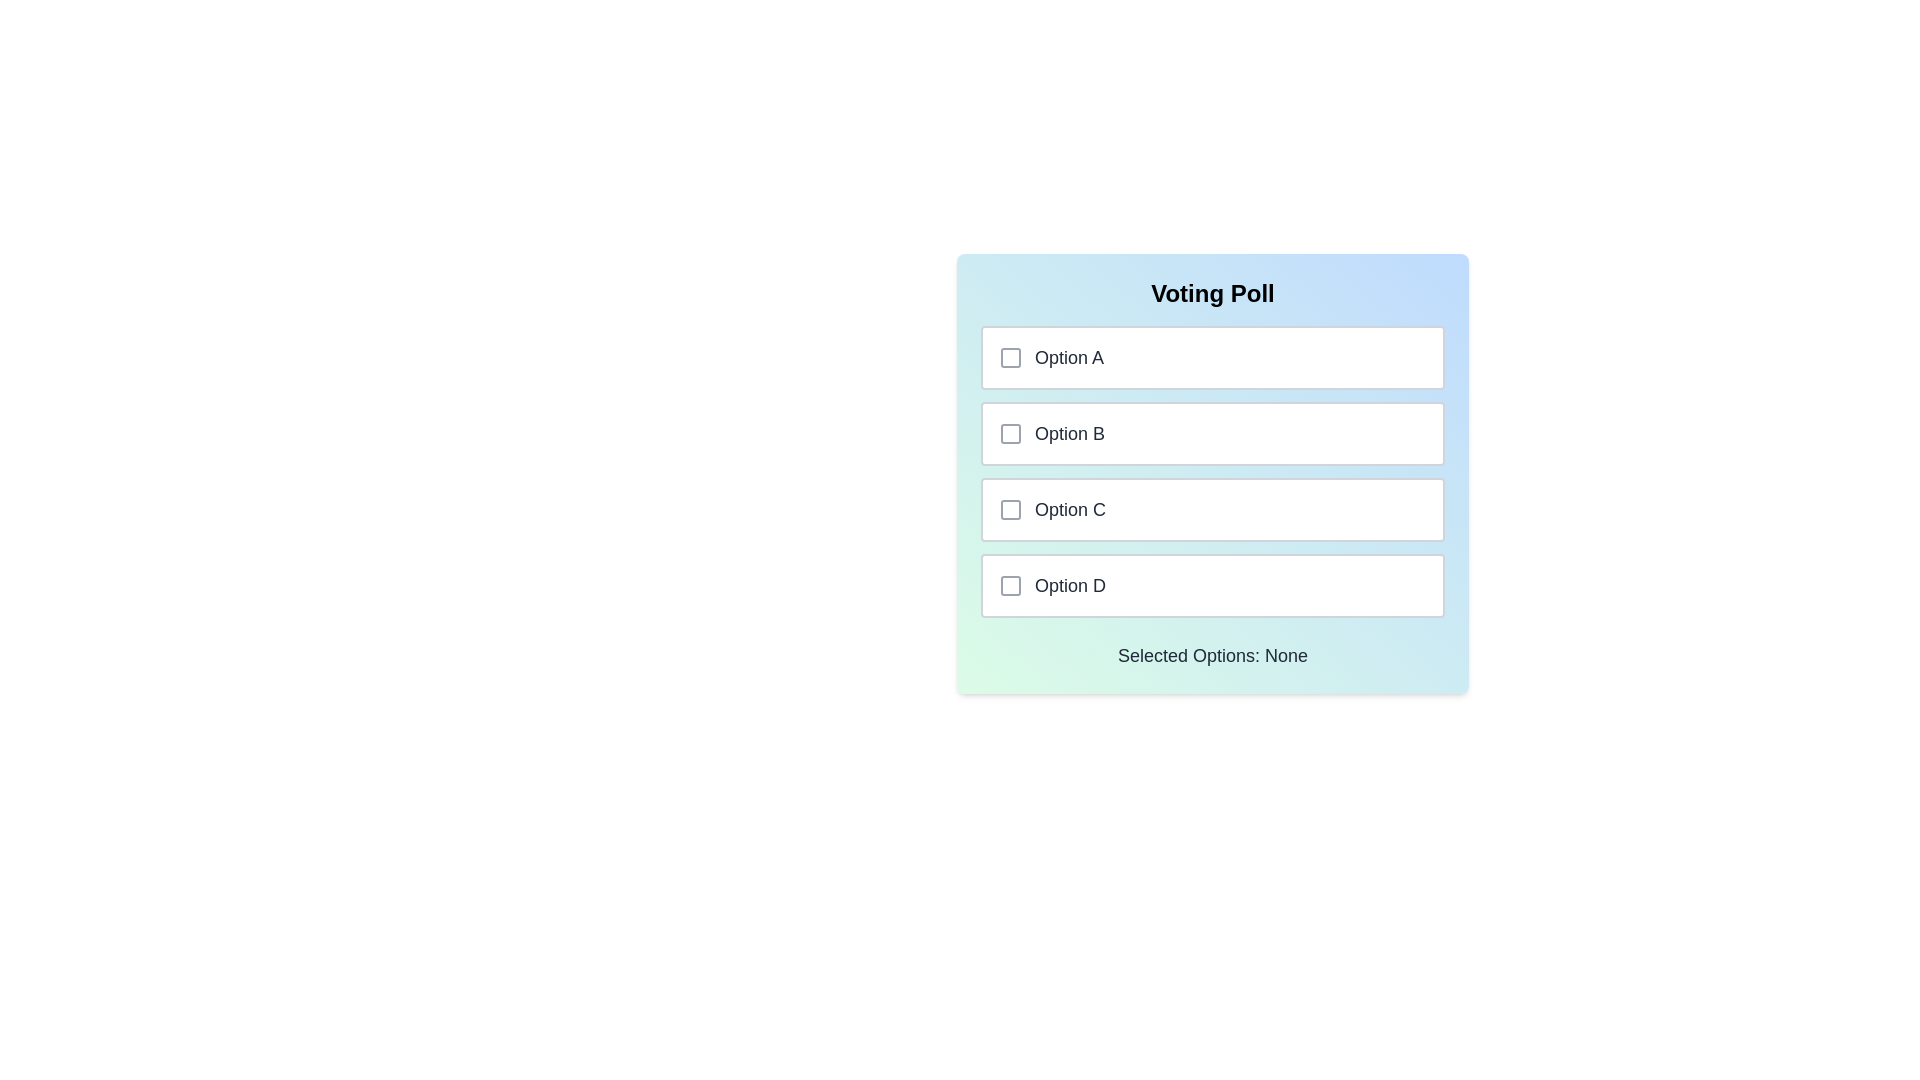 Image resolution: width=1920 pixels, height=1080 pixels. What do you see at coordinates (1212, 508) in the screenshot?
I see `the option Option C to toggle its selection` at bounding box center [1212, 508].